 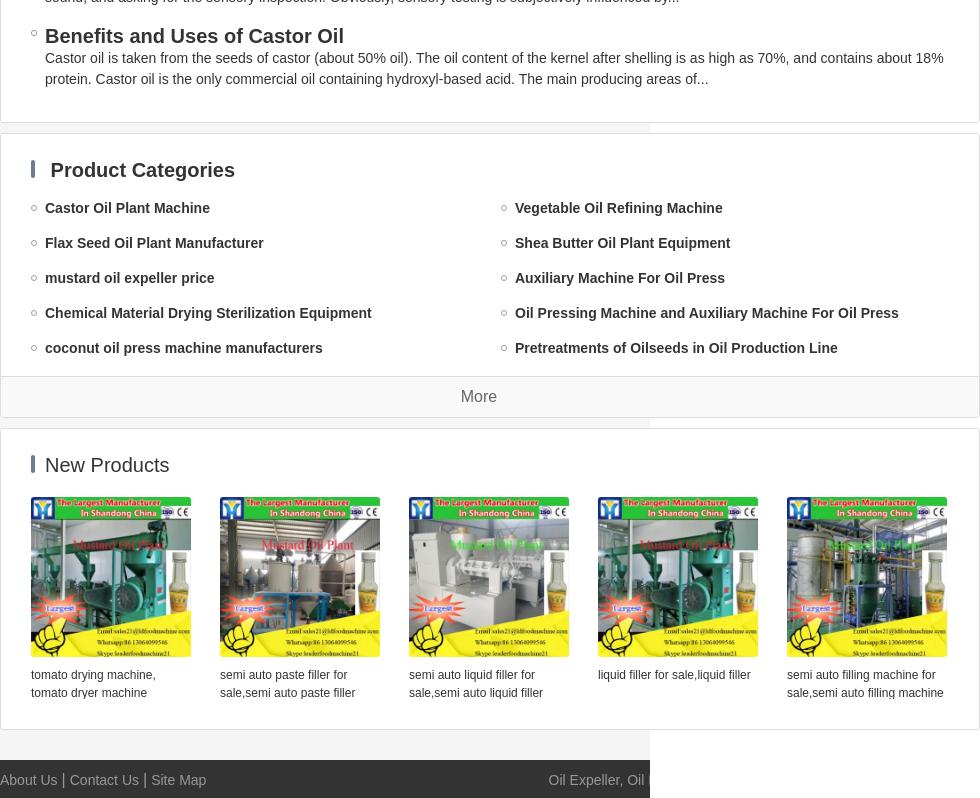 What do you see at coordinates (641, 522) in the screenshot?
I see `'crude oil refinery plant manufacturers'` at bounding box center [641, 522].